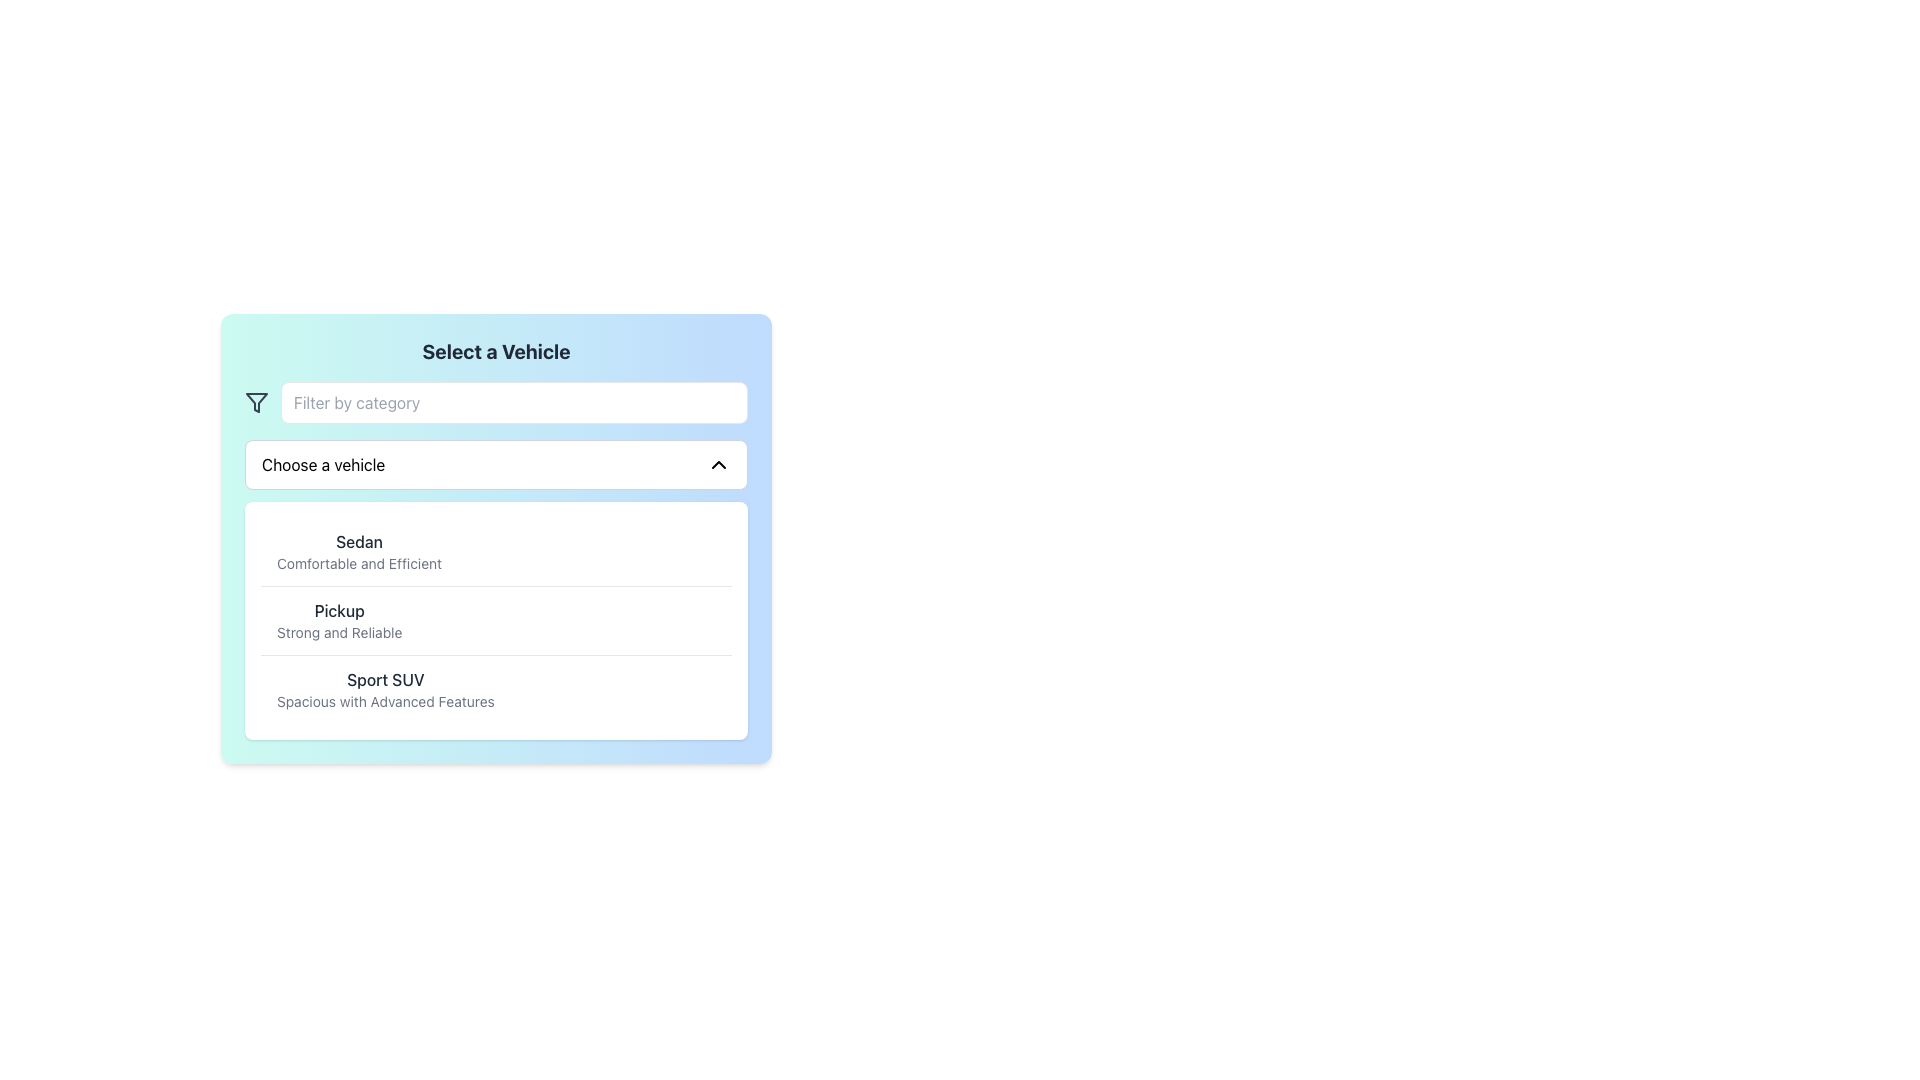 The width and height of the screenshot is (1920, 1080). I want to click on one of the selectable options in the A list component featuring 'Sedan', 'Pickup', or 'Sport SUV' to make a selection, so click(496, 620).